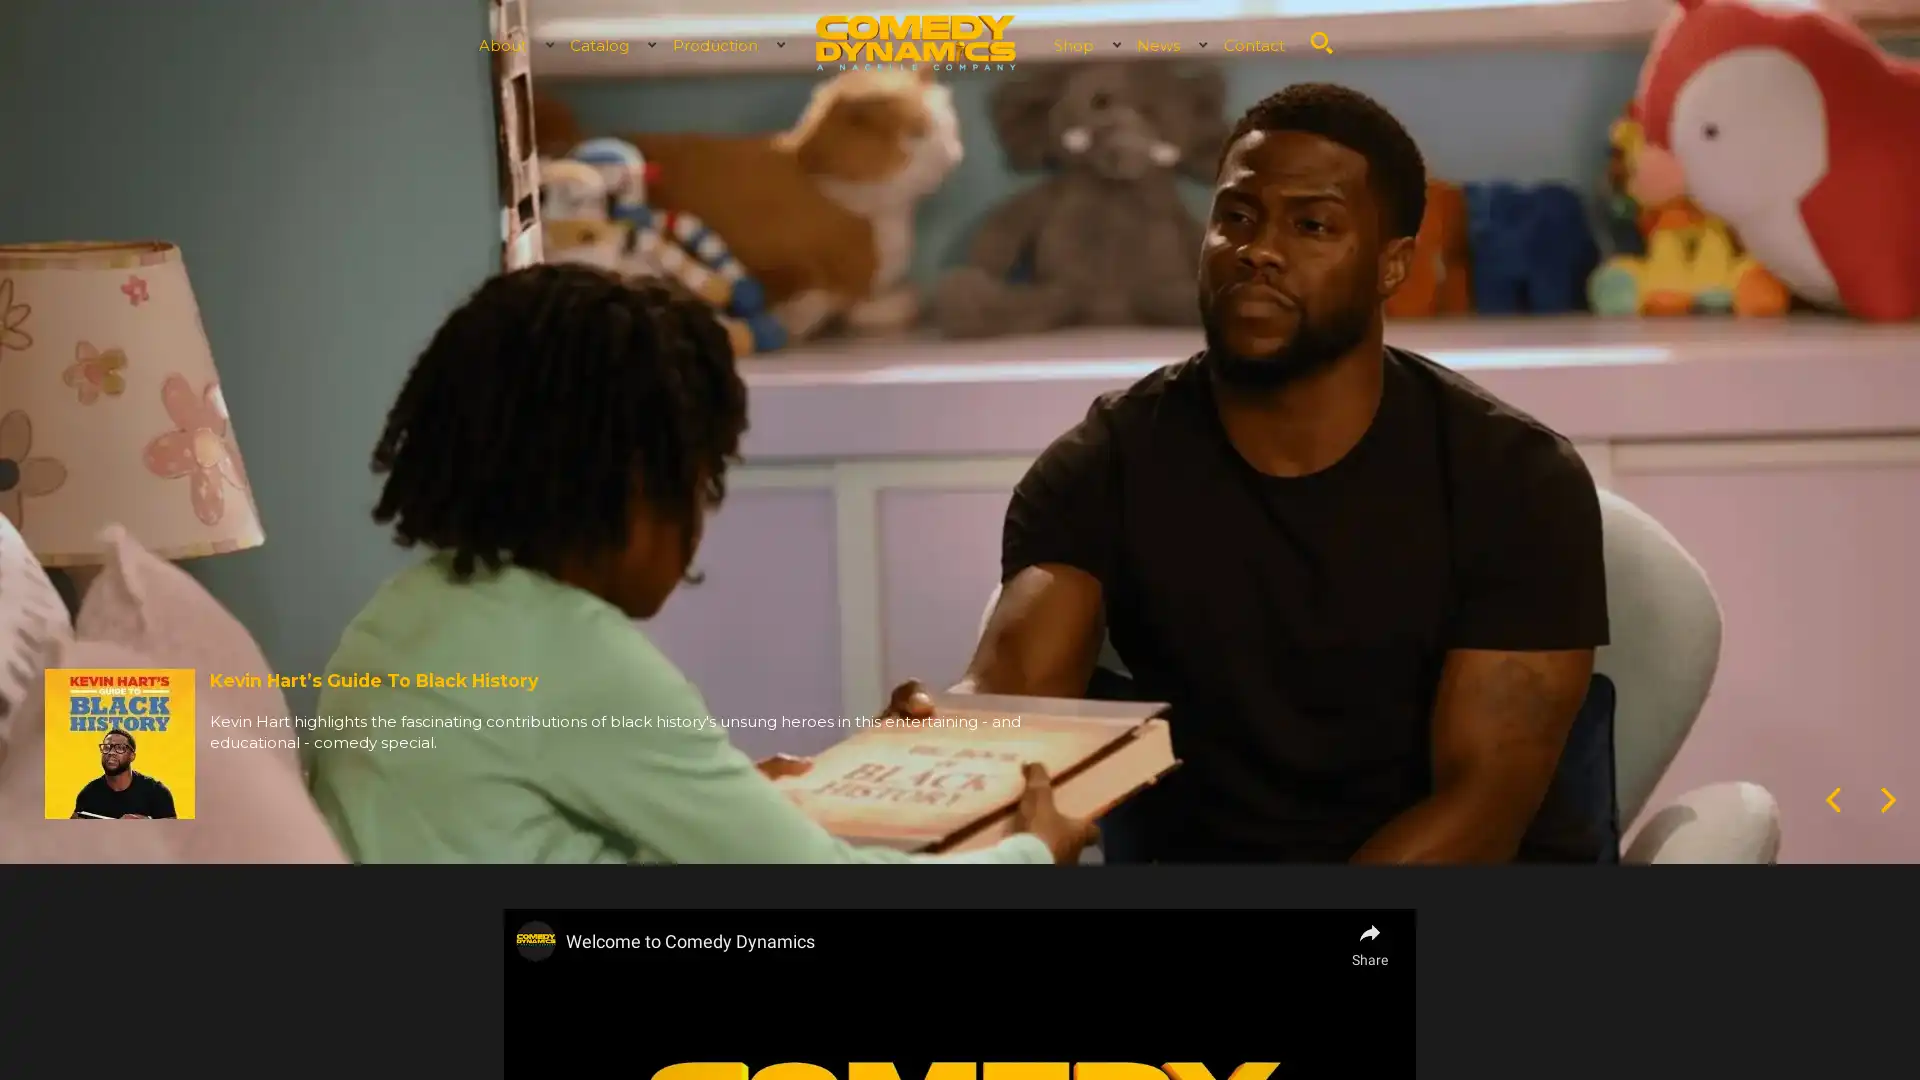 The image size is (1920, 1080). I want to click on Expand child menu, so click(1202, 45).